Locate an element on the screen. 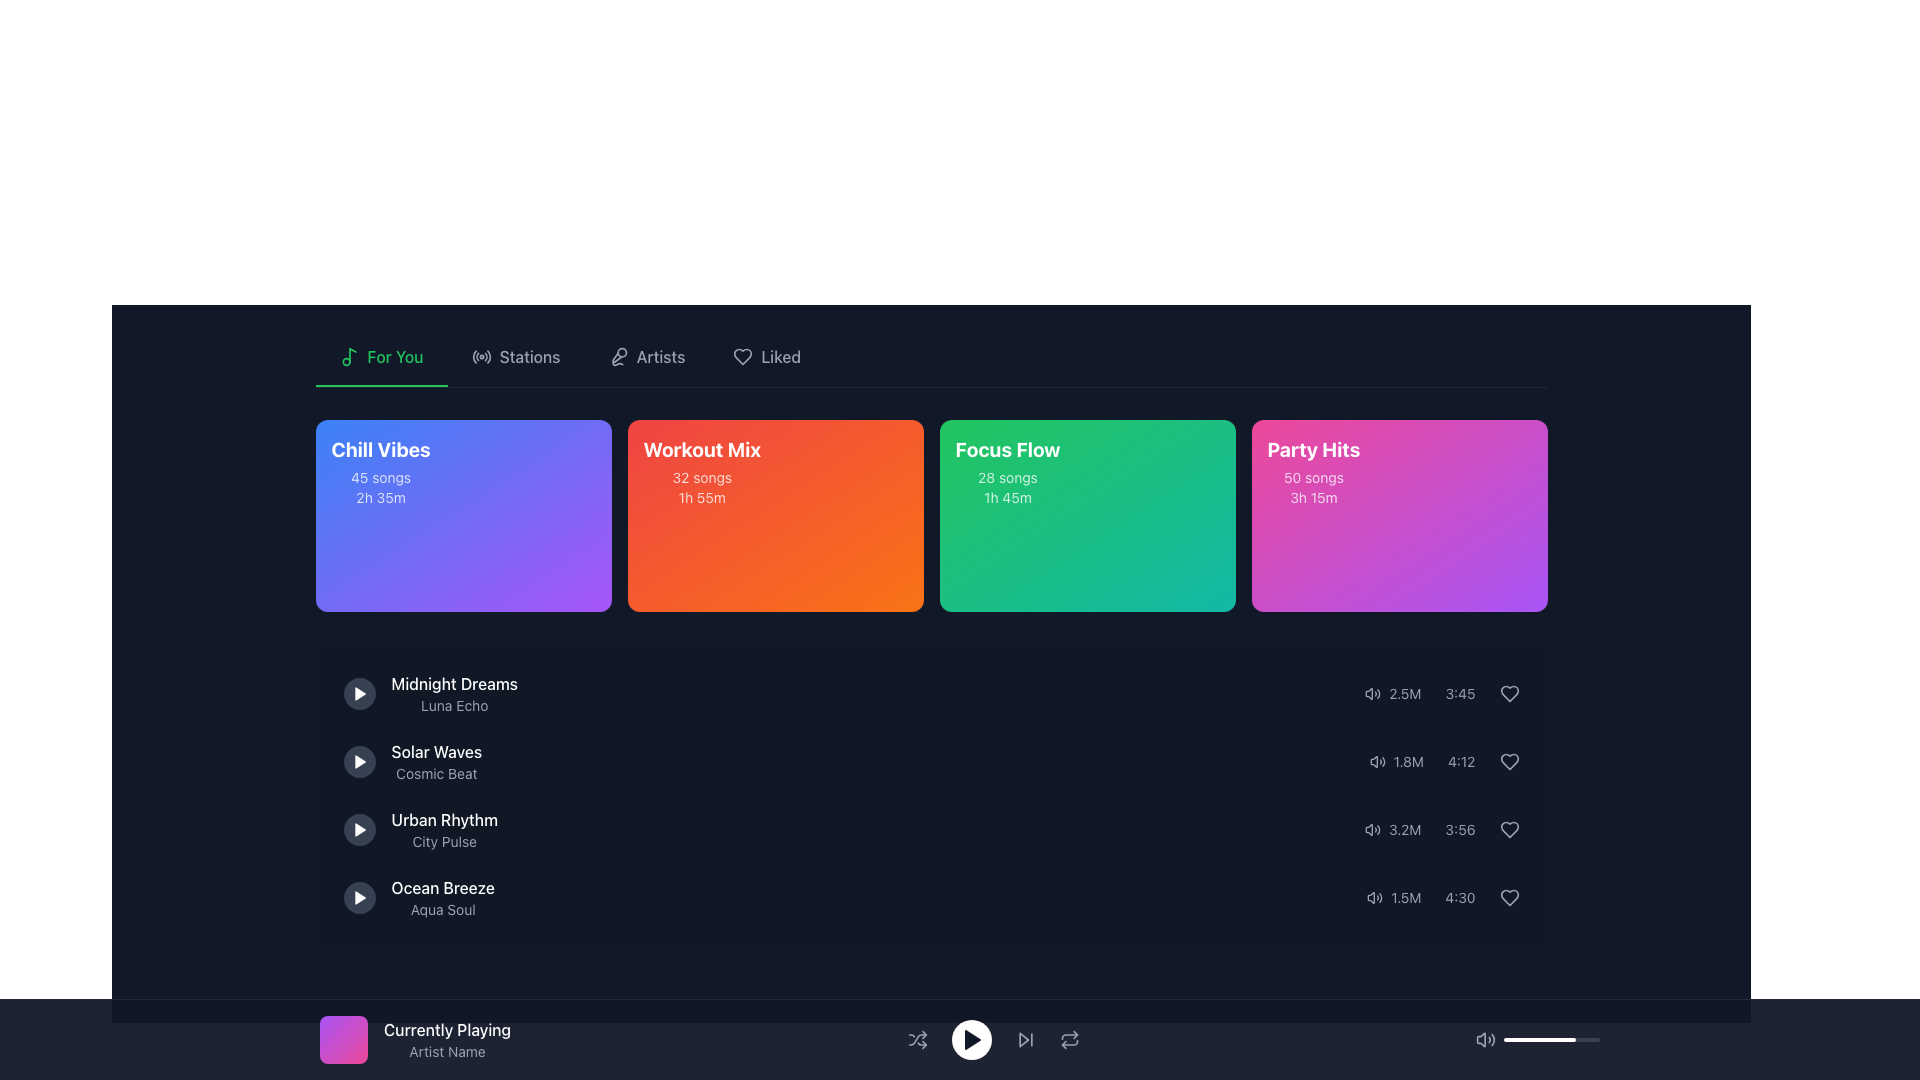 The width and height of the screenshot is (1920, 1080). the heart-shaped icon located at the bottom-right section of the interface, aligned with the '4:12' song duration is located at coordinates (1509, 762).